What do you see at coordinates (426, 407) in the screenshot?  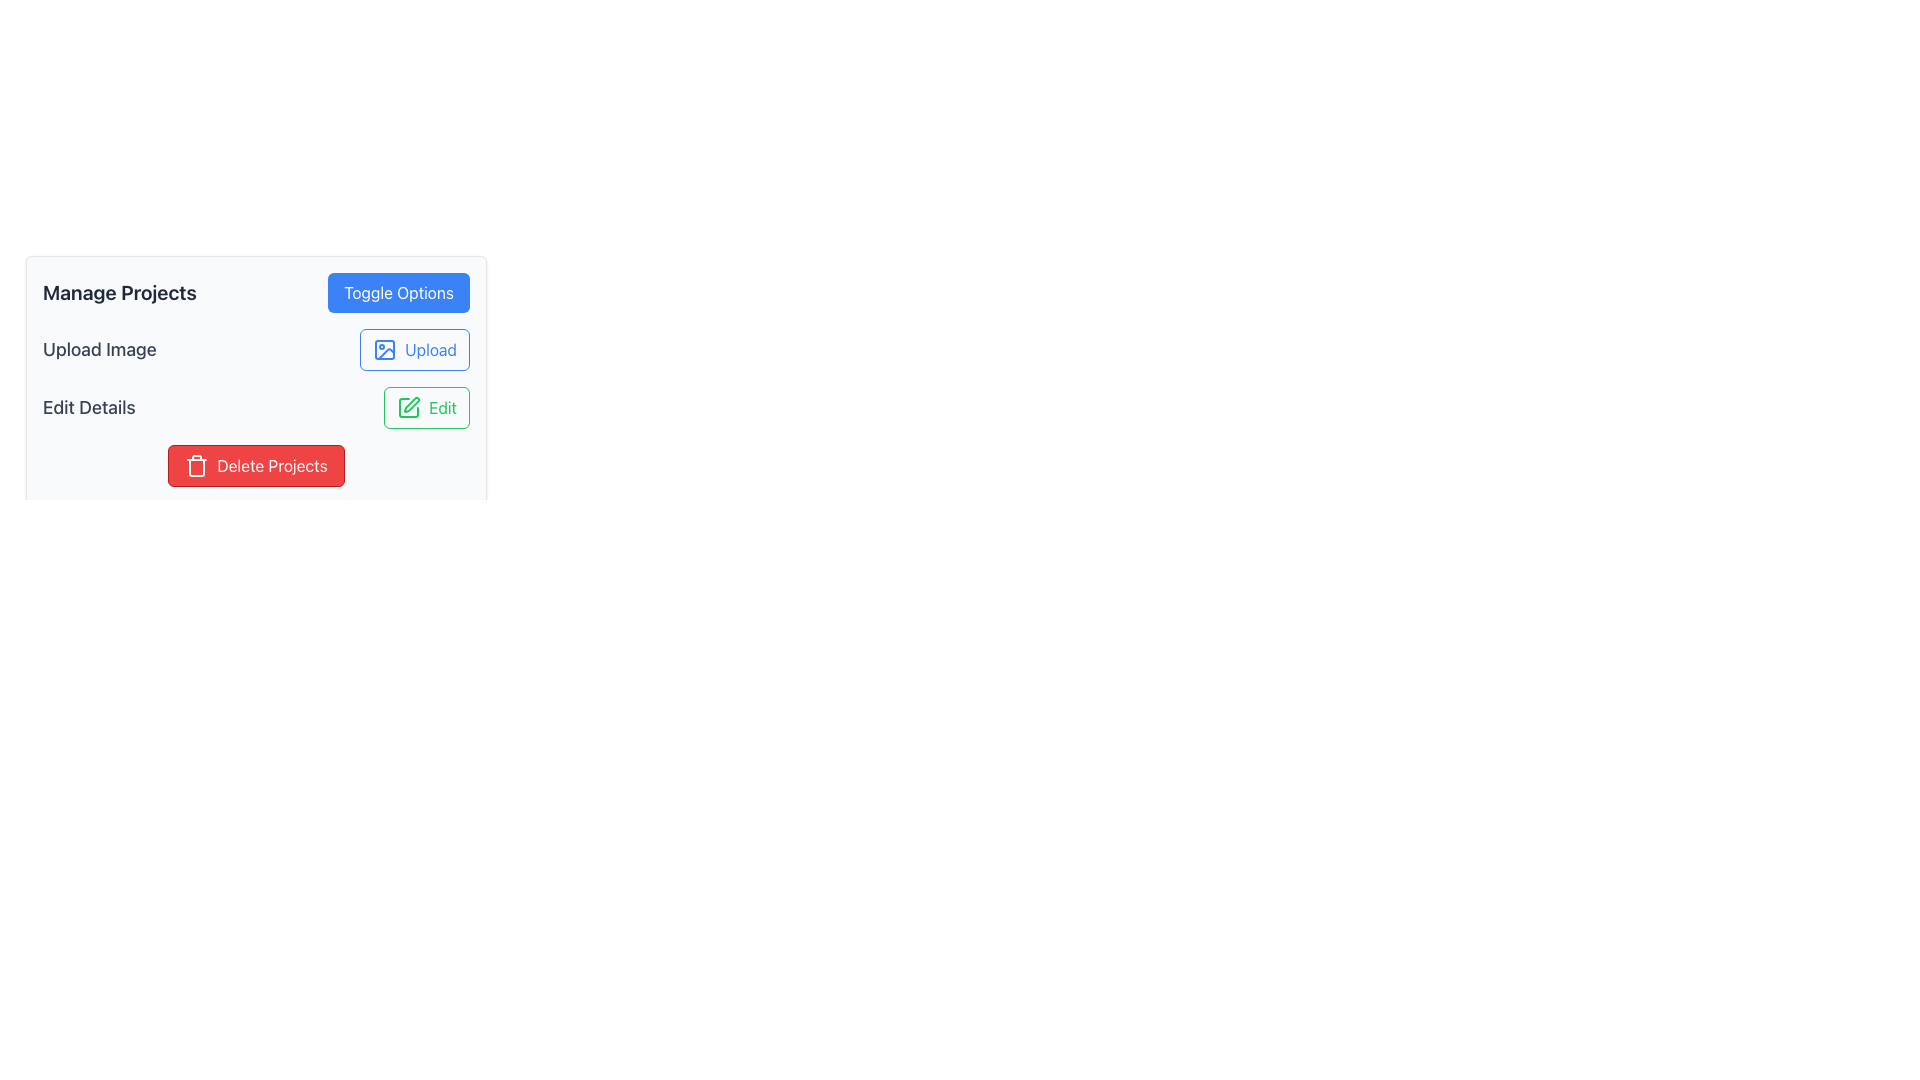 I see `the 'Edit' button, which is a green rectangular button with a pencil icon and text, located in the 'Edit Details' section at the bottom-right of the interface` at bounding box center [426, 407].